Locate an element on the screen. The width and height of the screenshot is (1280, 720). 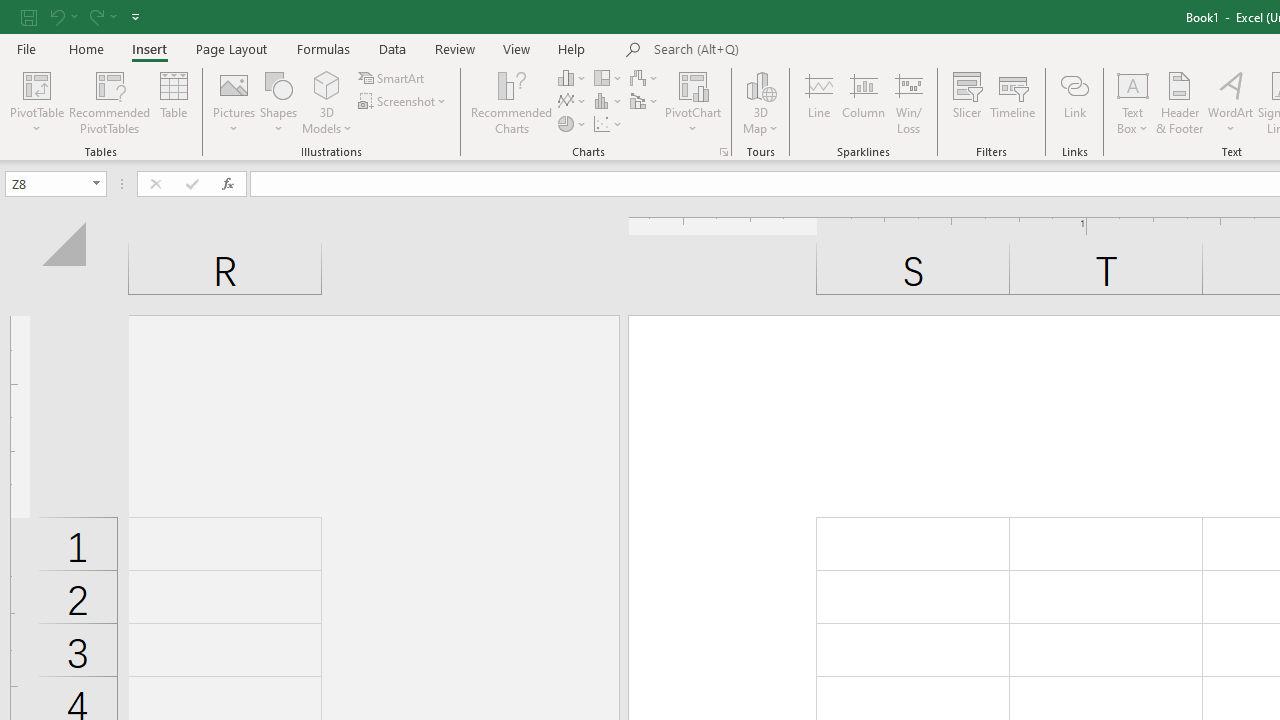
'Table' is located at coordinates (174, 103).